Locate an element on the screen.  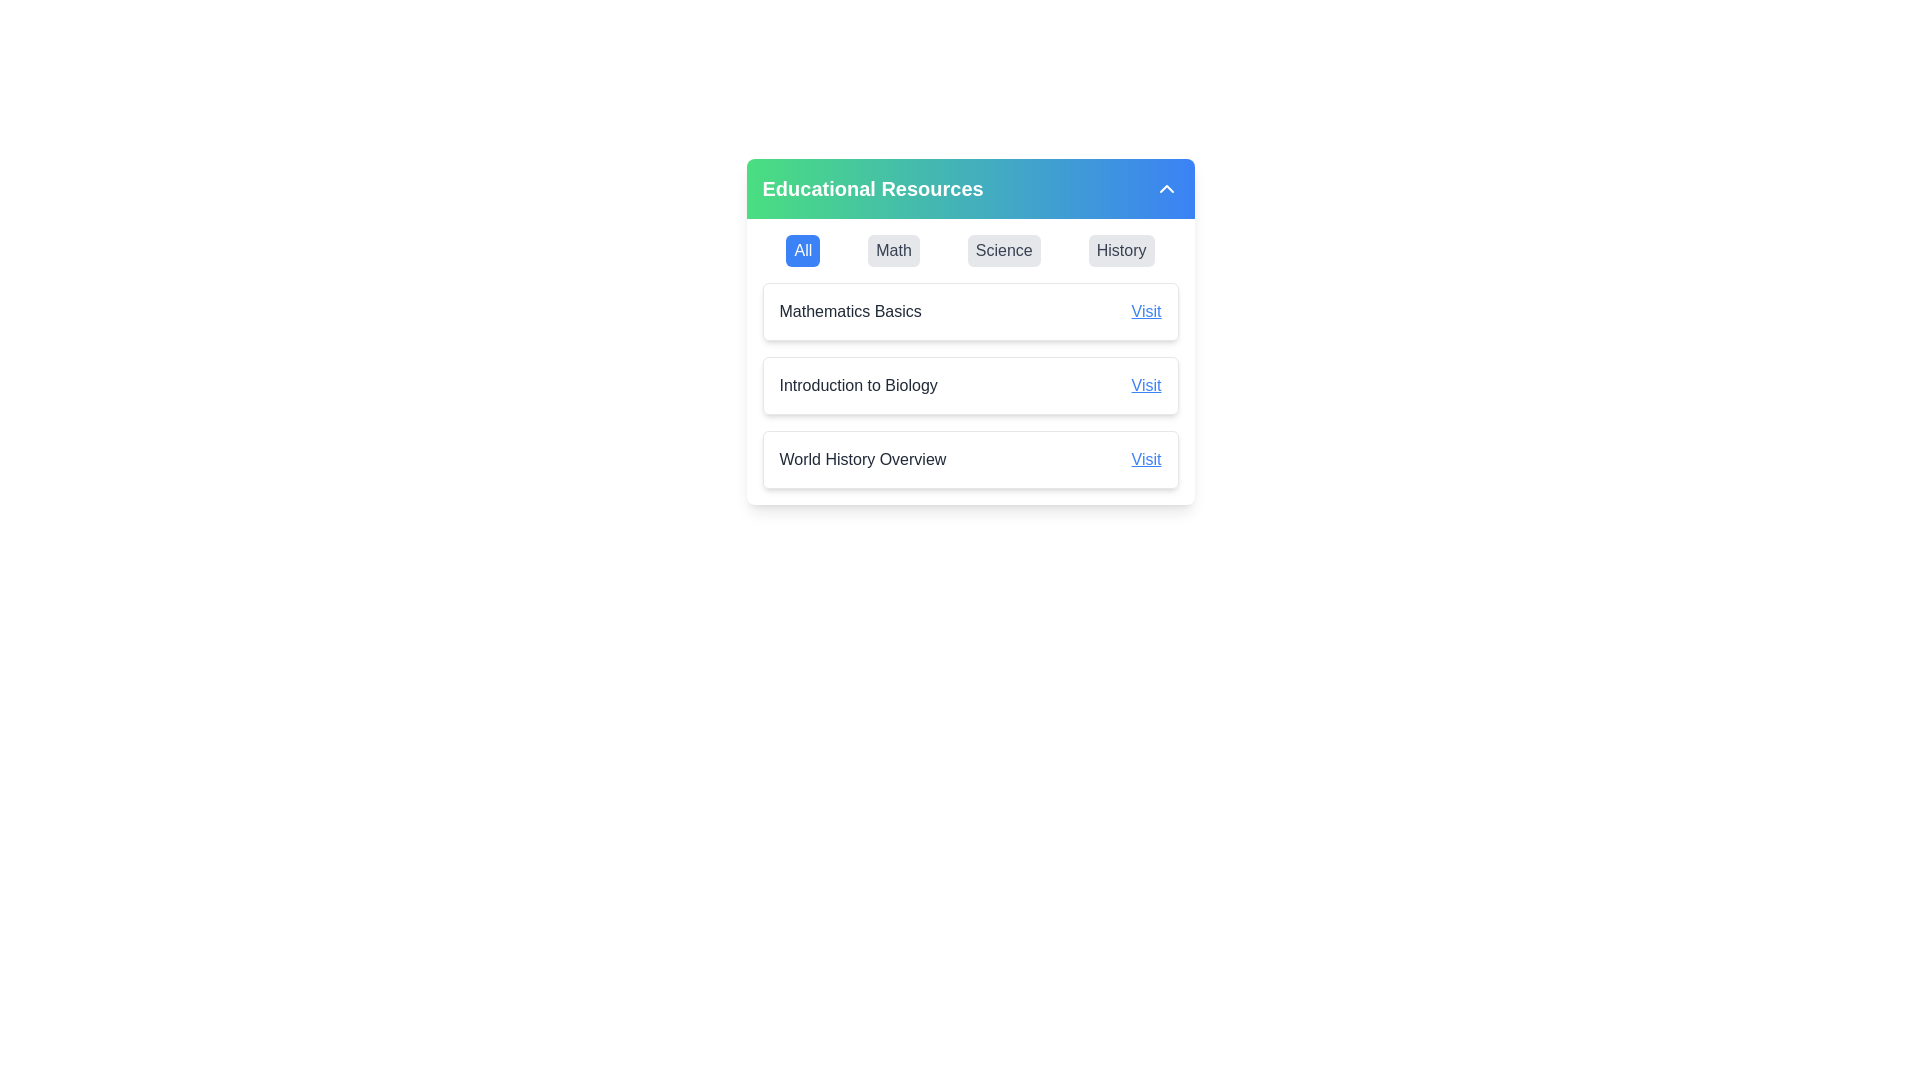
the hyperlink located to the far right of the 'World History Overview' label within the 'Educational Resources' card is located at coordinates (1146, 459).